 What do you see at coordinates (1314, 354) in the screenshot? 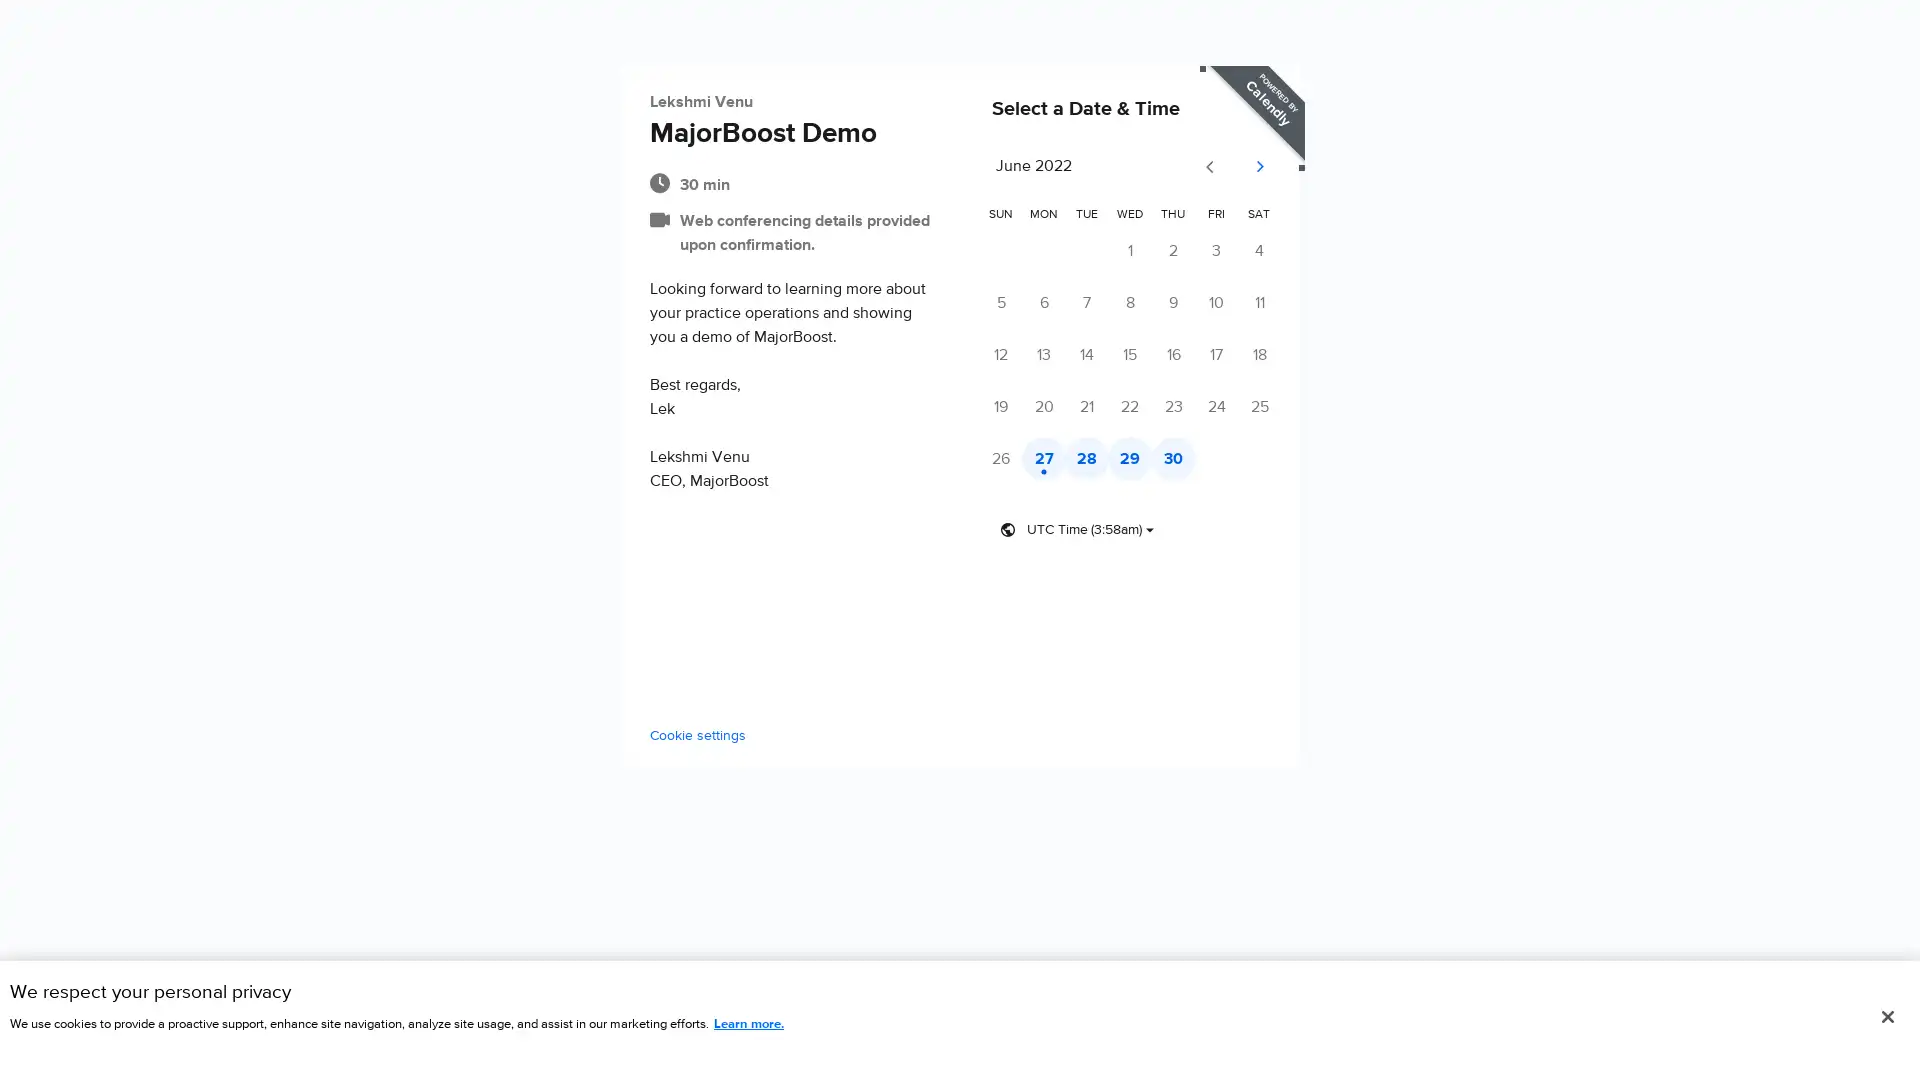
I see `Saturday, June 18 - No times available` at bounding box center [1314, 354].